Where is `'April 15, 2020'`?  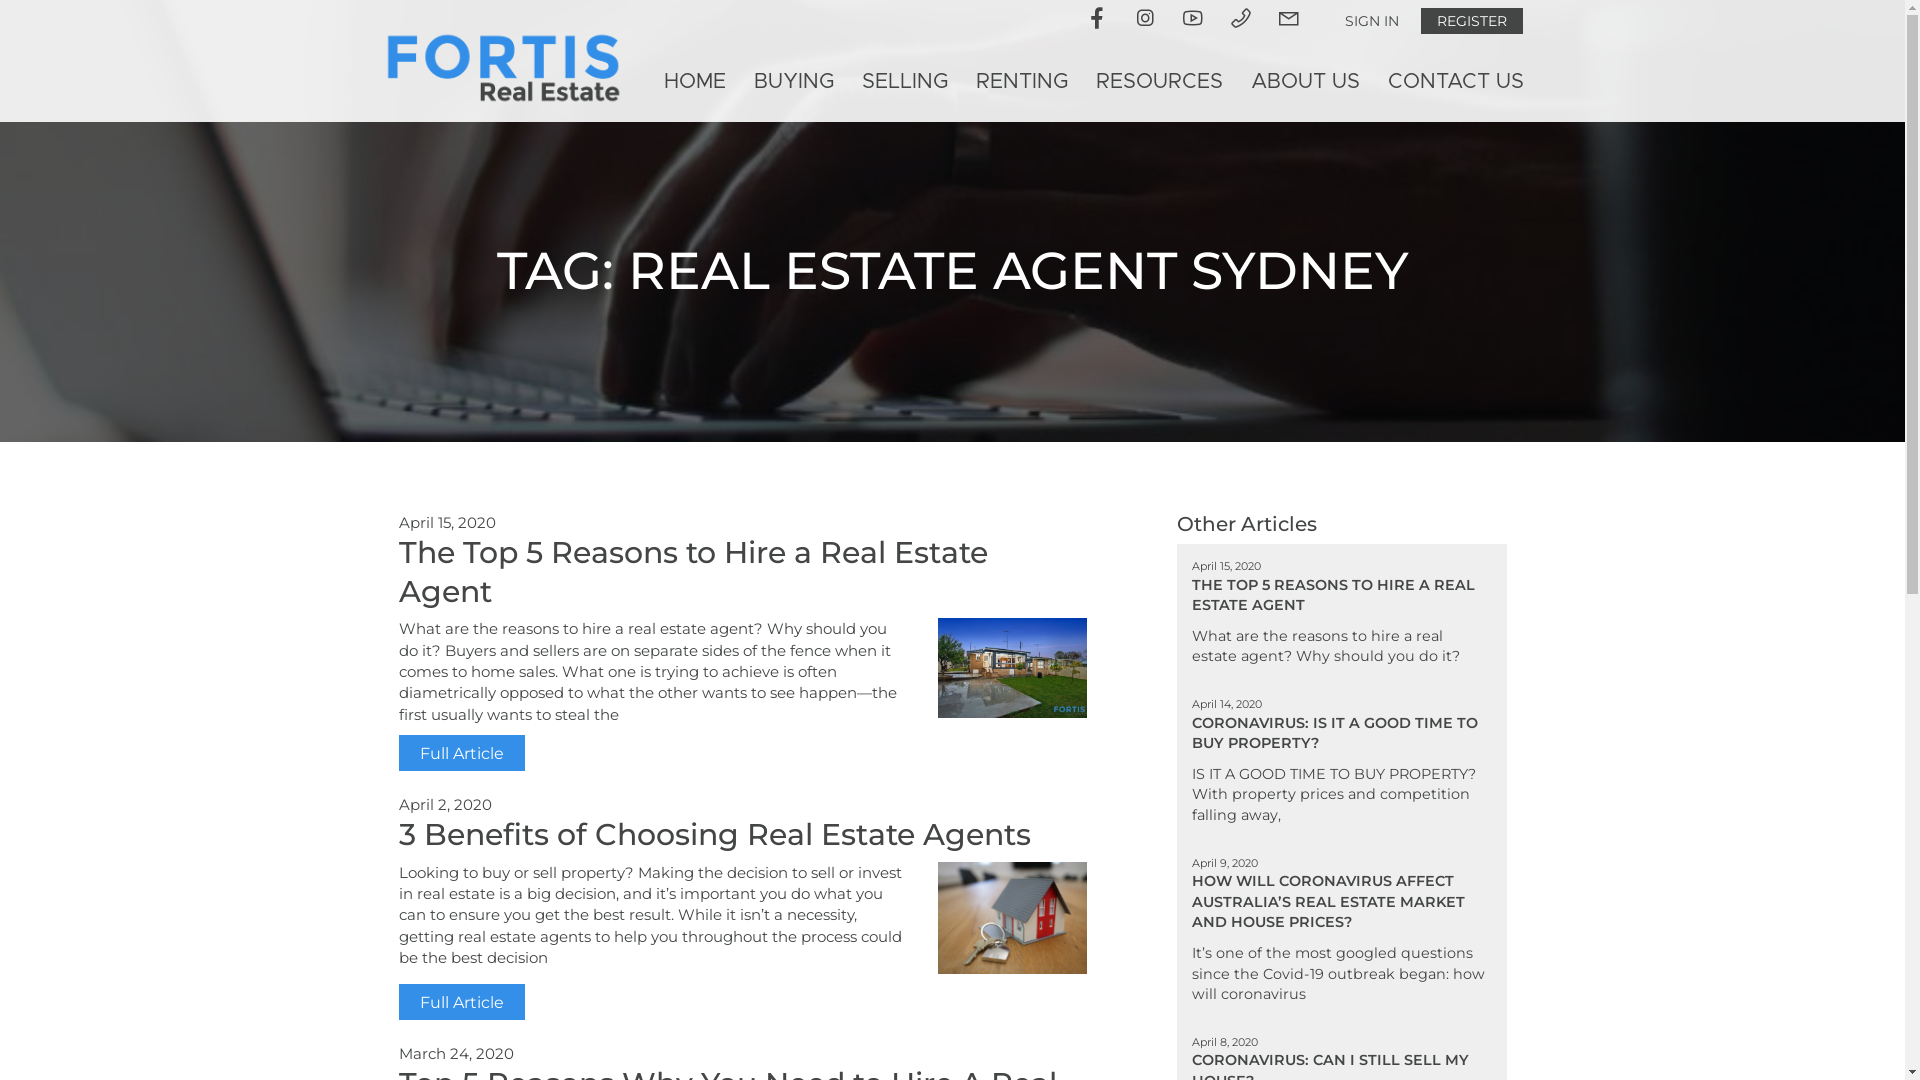
'April 15, 2020' is located at coordinates (445, 521).